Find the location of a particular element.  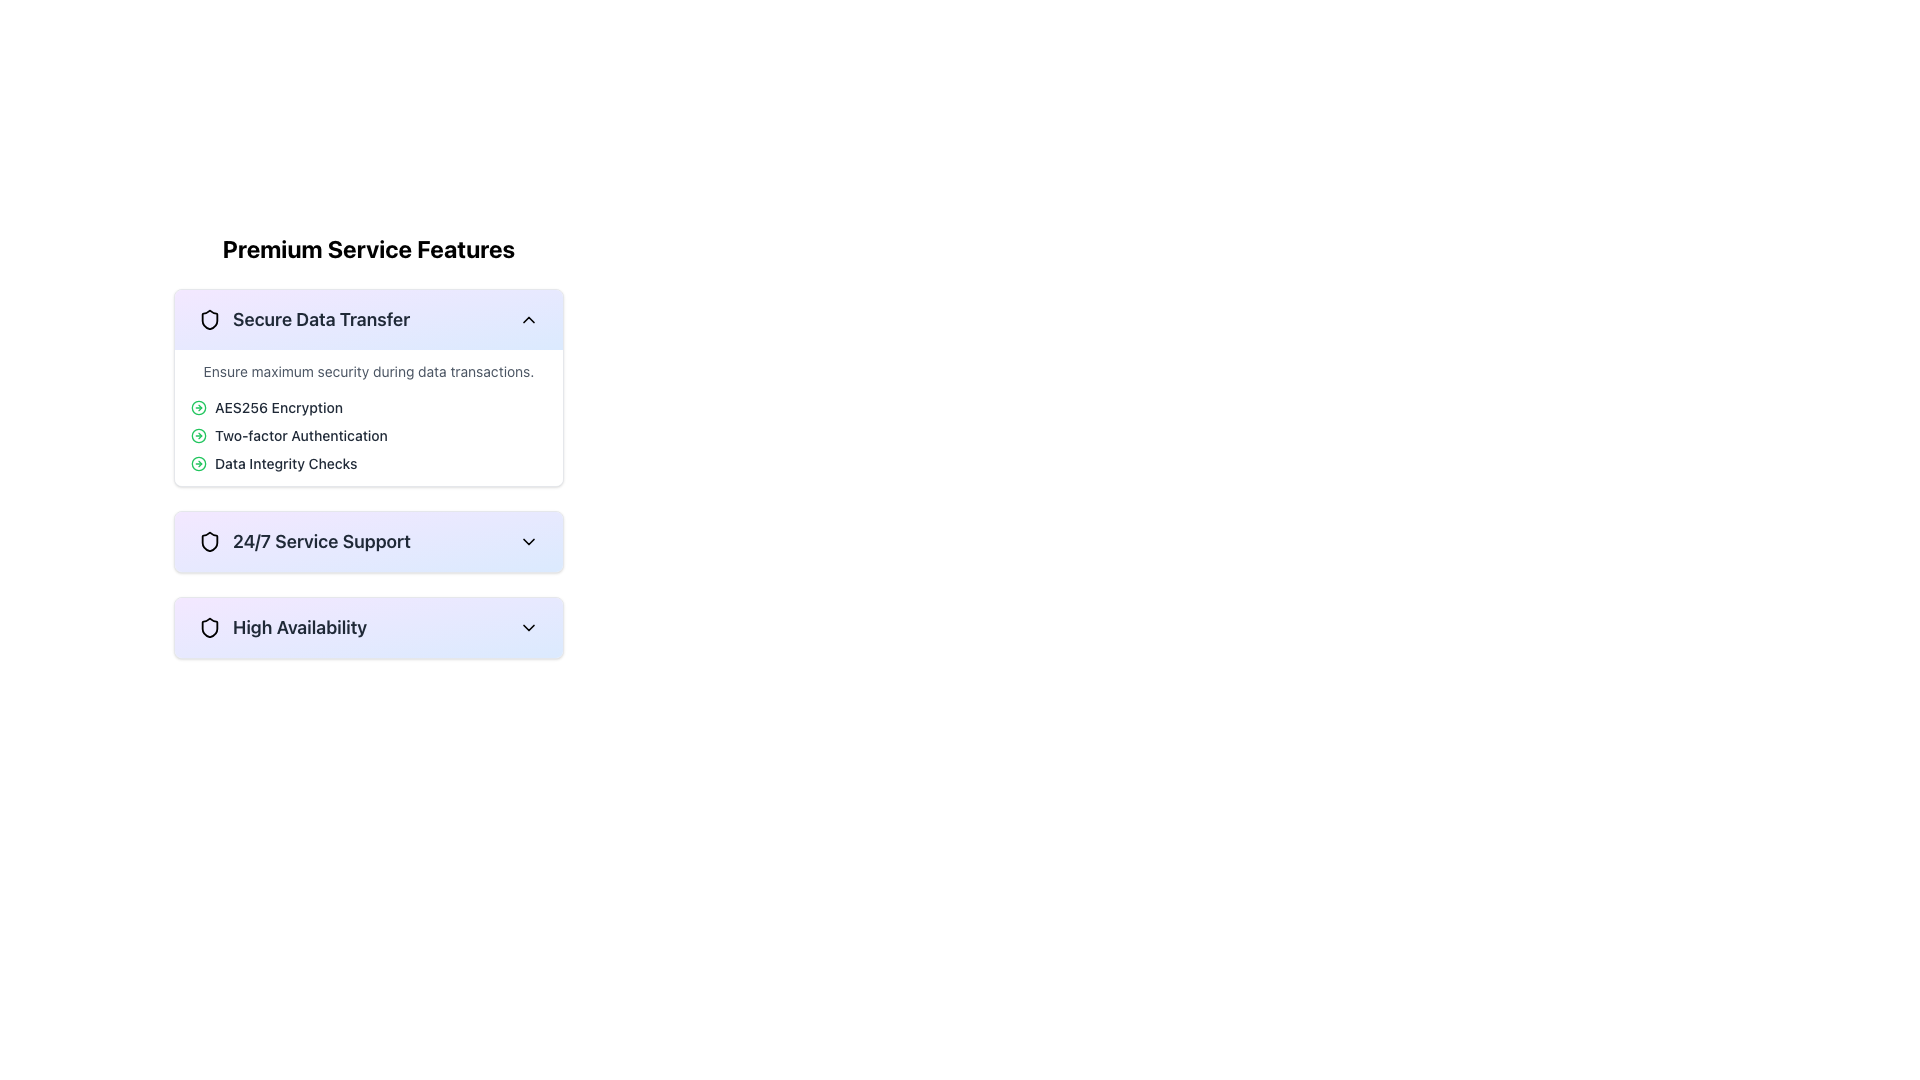

the Information Section displaying details about the 'Secure Data Transfer' service feature is located at coordinates (369, 445).